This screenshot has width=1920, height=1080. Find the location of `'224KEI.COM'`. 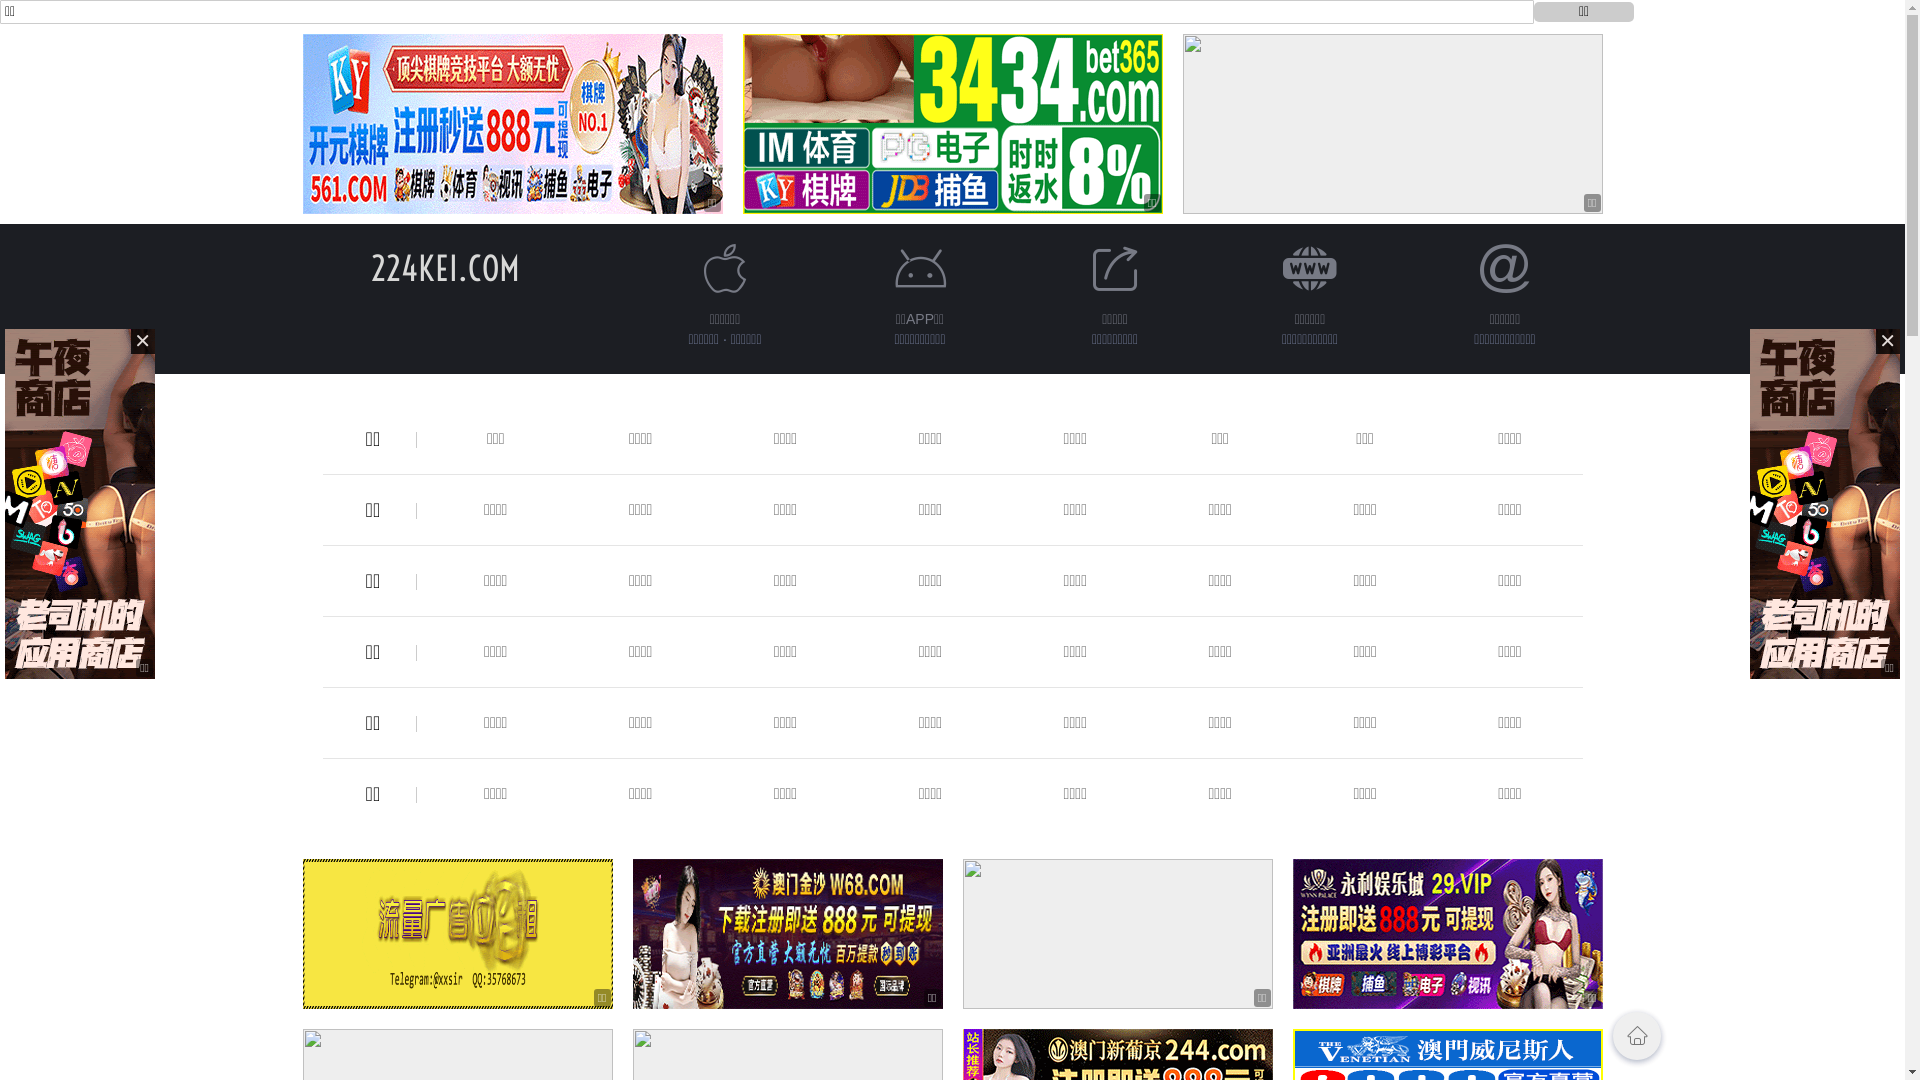

'224KEI.COM' is located at coordinates (444, 267).